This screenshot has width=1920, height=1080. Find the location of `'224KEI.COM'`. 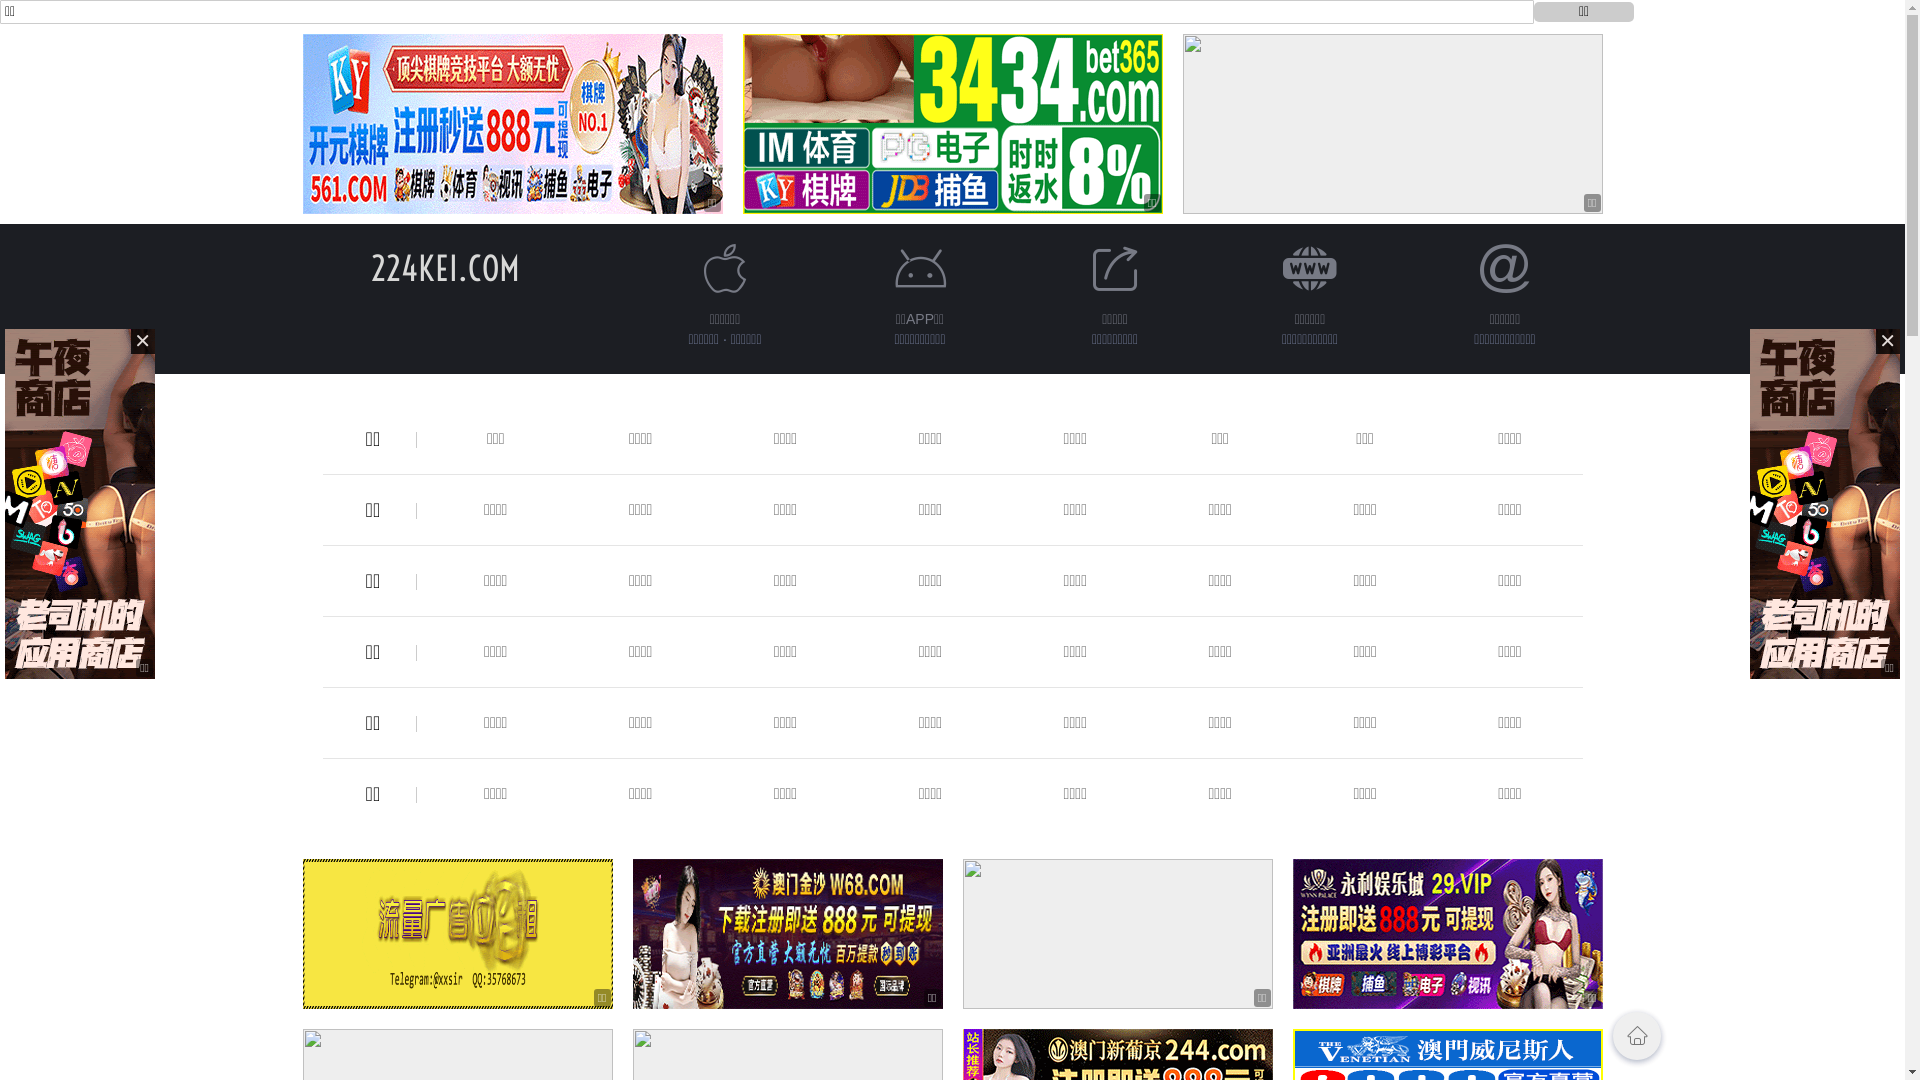

'224KEI.COM' is located at coordinates (444, 267).